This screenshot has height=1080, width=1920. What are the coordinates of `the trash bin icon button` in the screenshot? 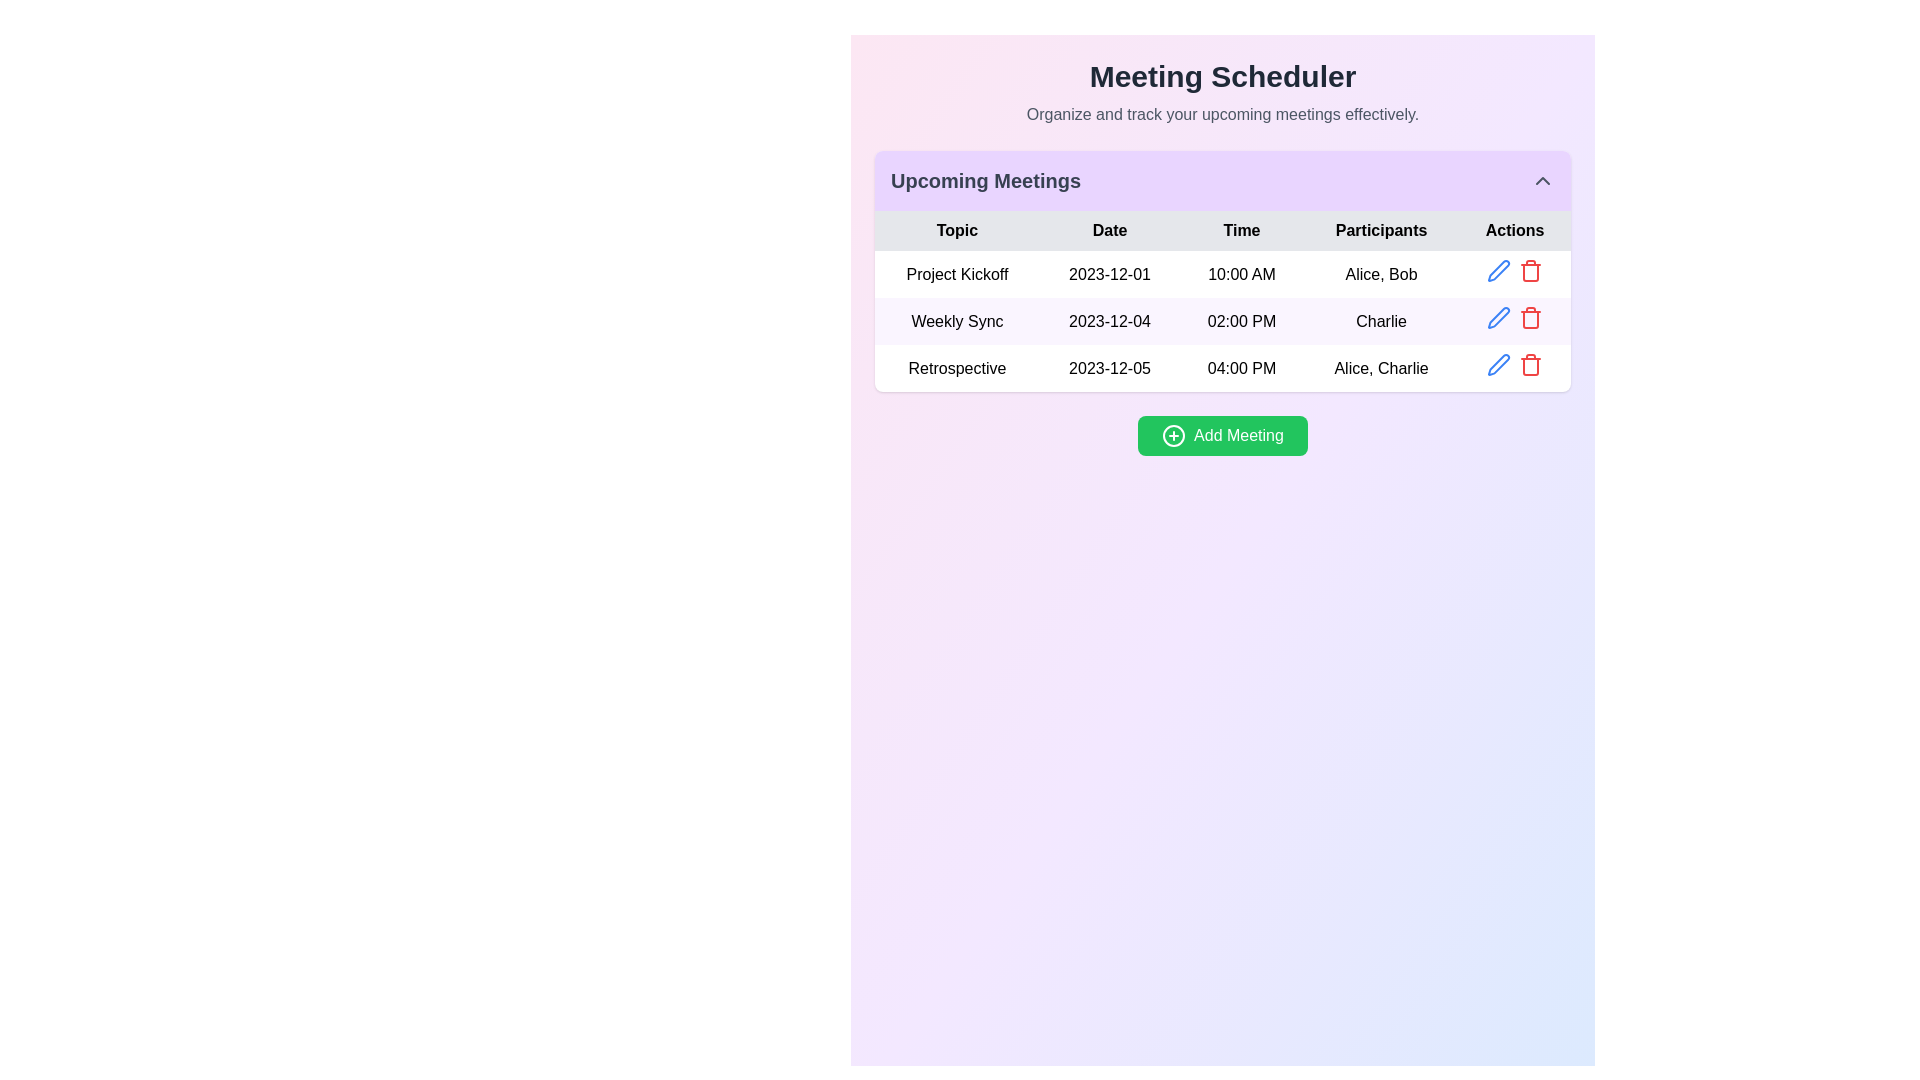 It's located at (1530, 316).